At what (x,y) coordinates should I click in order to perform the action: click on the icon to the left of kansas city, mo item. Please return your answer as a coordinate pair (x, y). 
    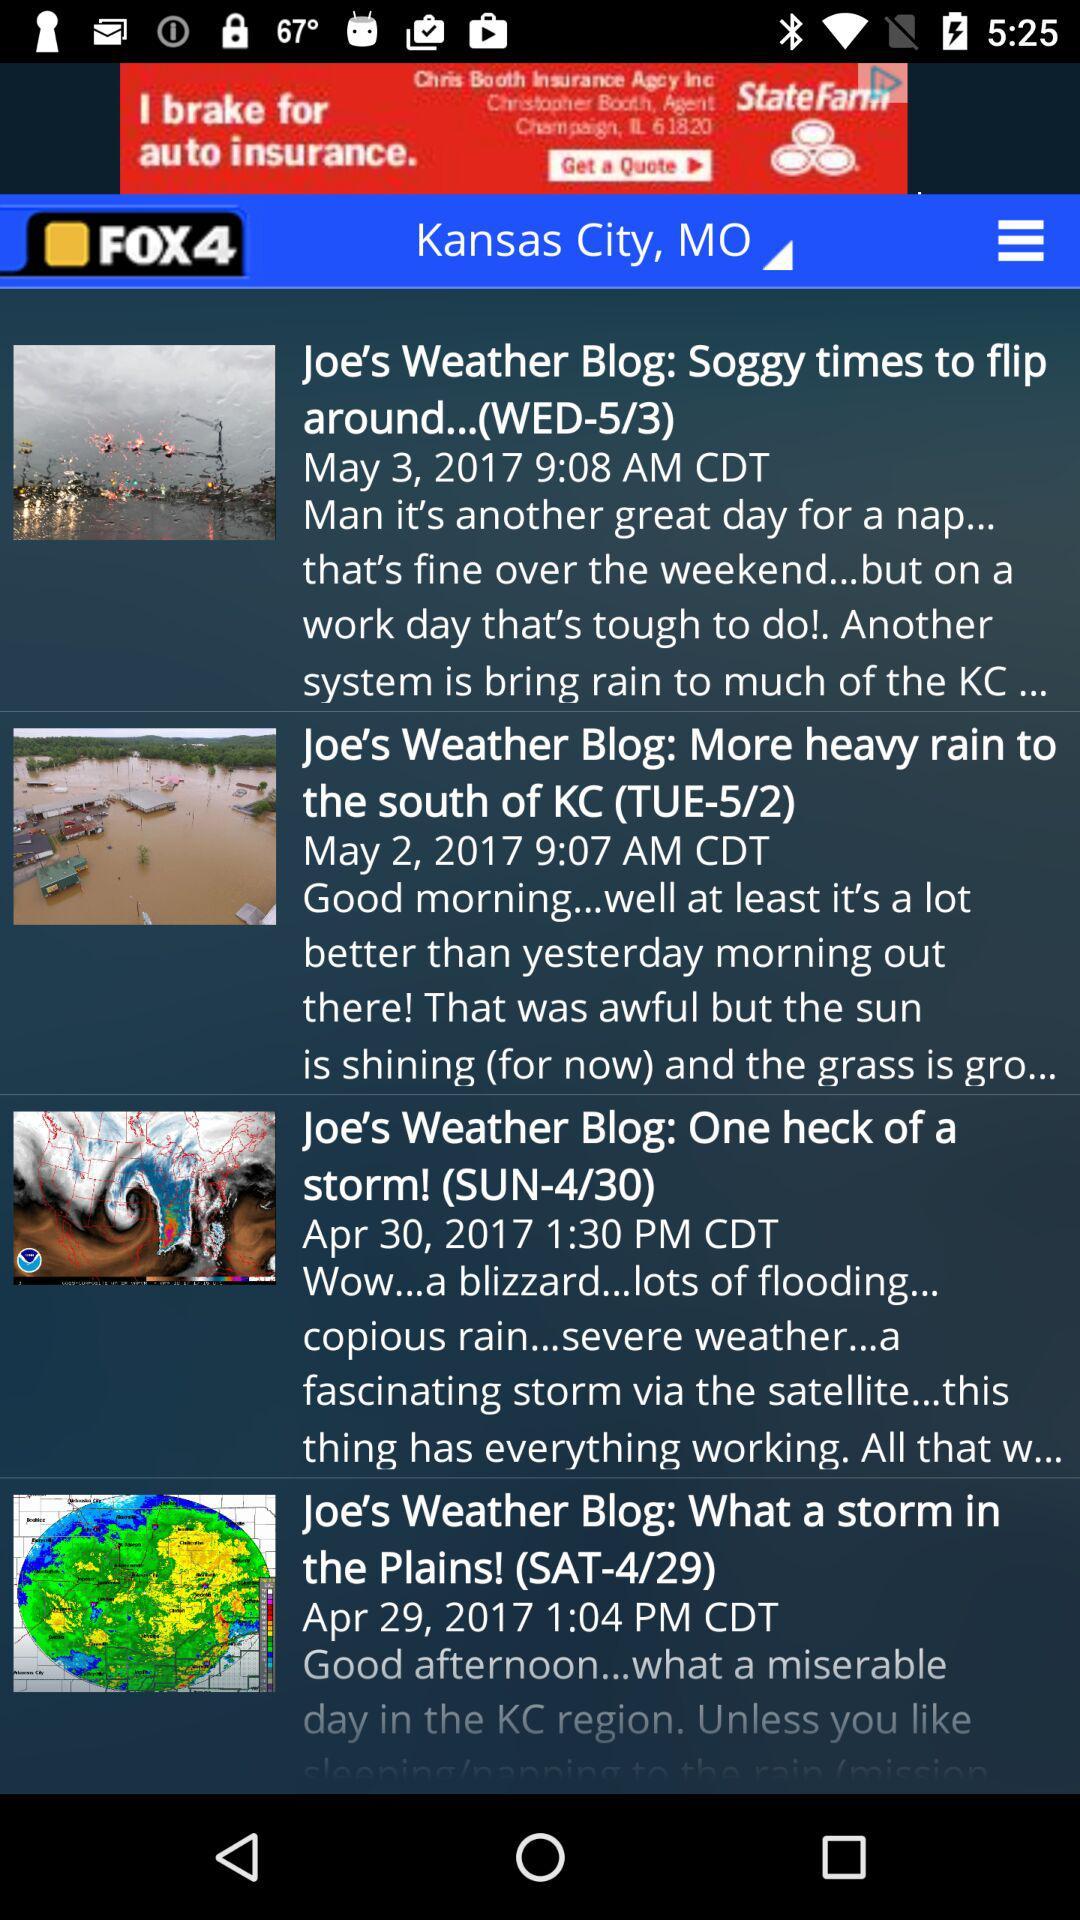
    Looking at the image, I should click on (131, 240).